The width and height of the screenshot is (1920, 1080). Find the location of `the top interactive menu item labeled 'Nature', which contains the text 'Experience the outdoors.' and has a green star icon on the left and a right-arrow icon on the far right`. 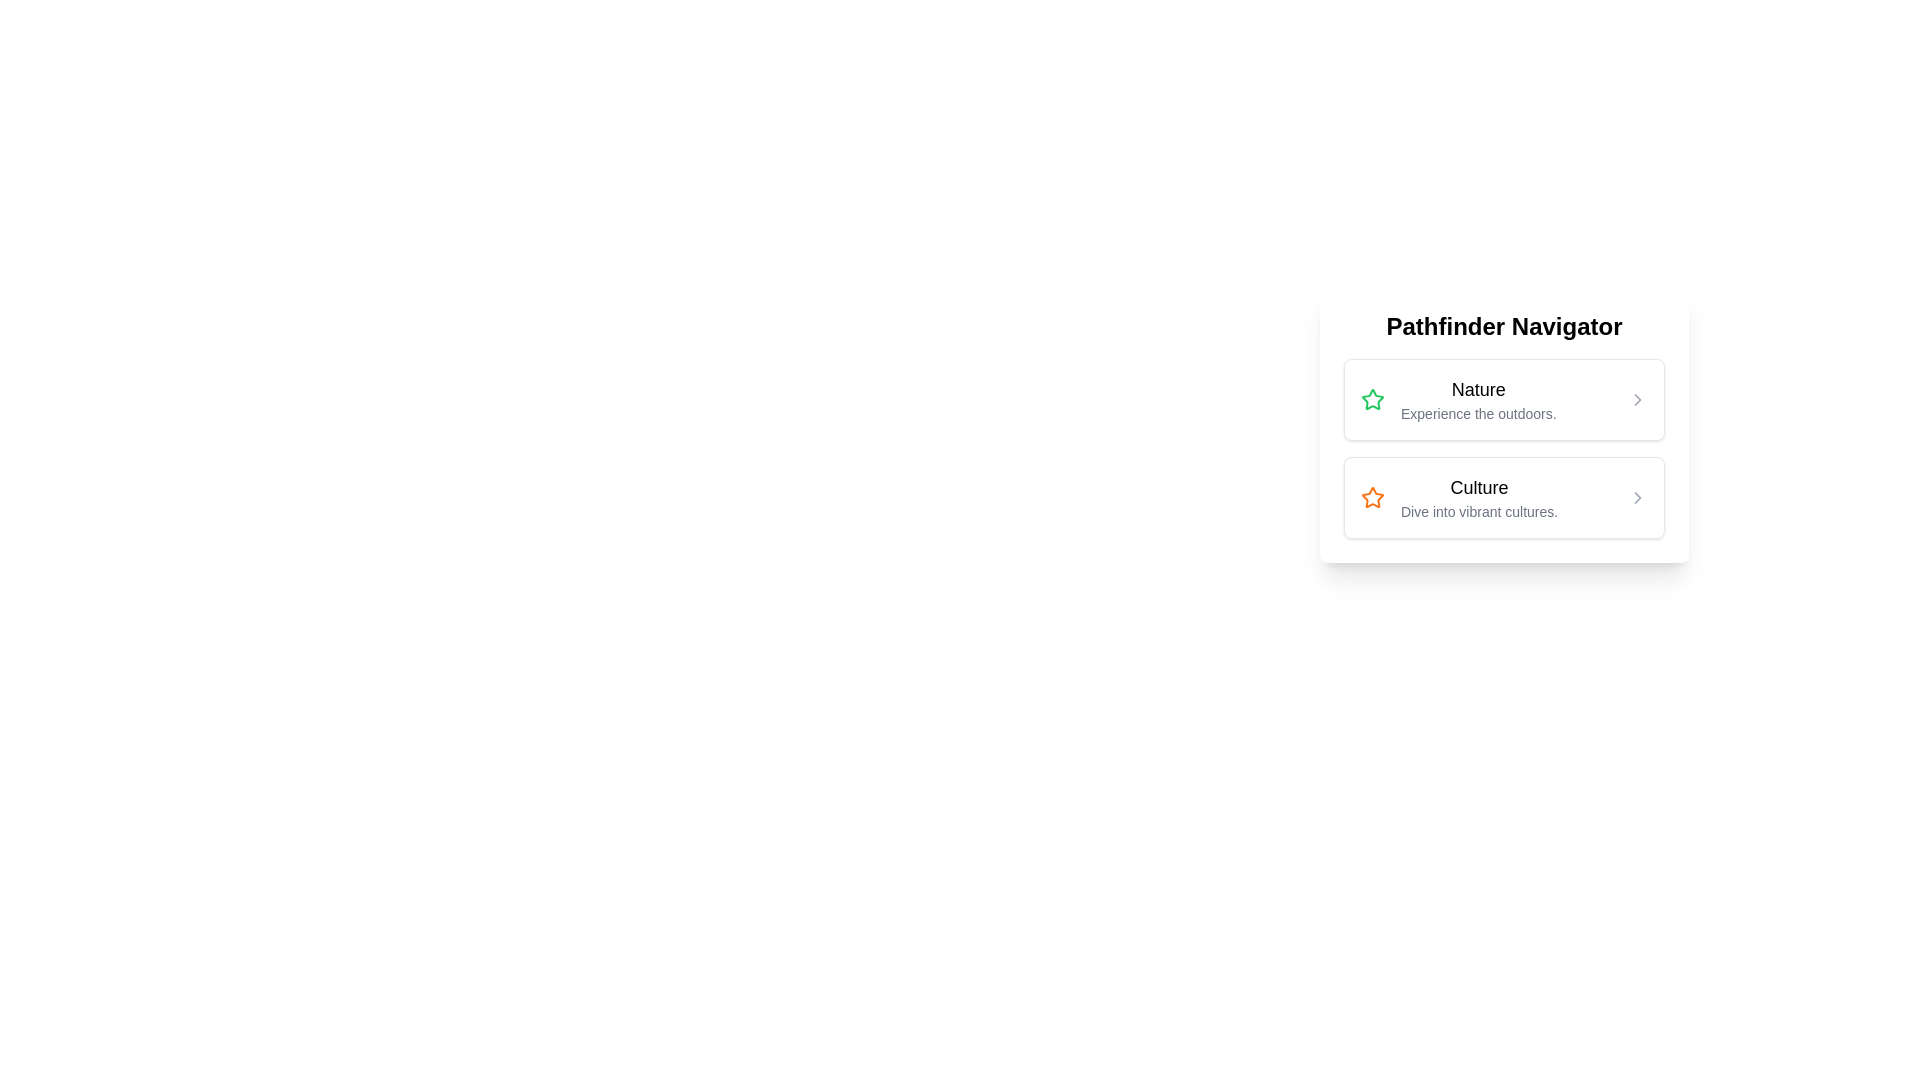

the top interactive menu item labeled 'Nature', which contains the text 'Experience the outdoors.' and has a green star icon on the left and a right-arrow icon on the far right is located at coordinates (1504, 400).